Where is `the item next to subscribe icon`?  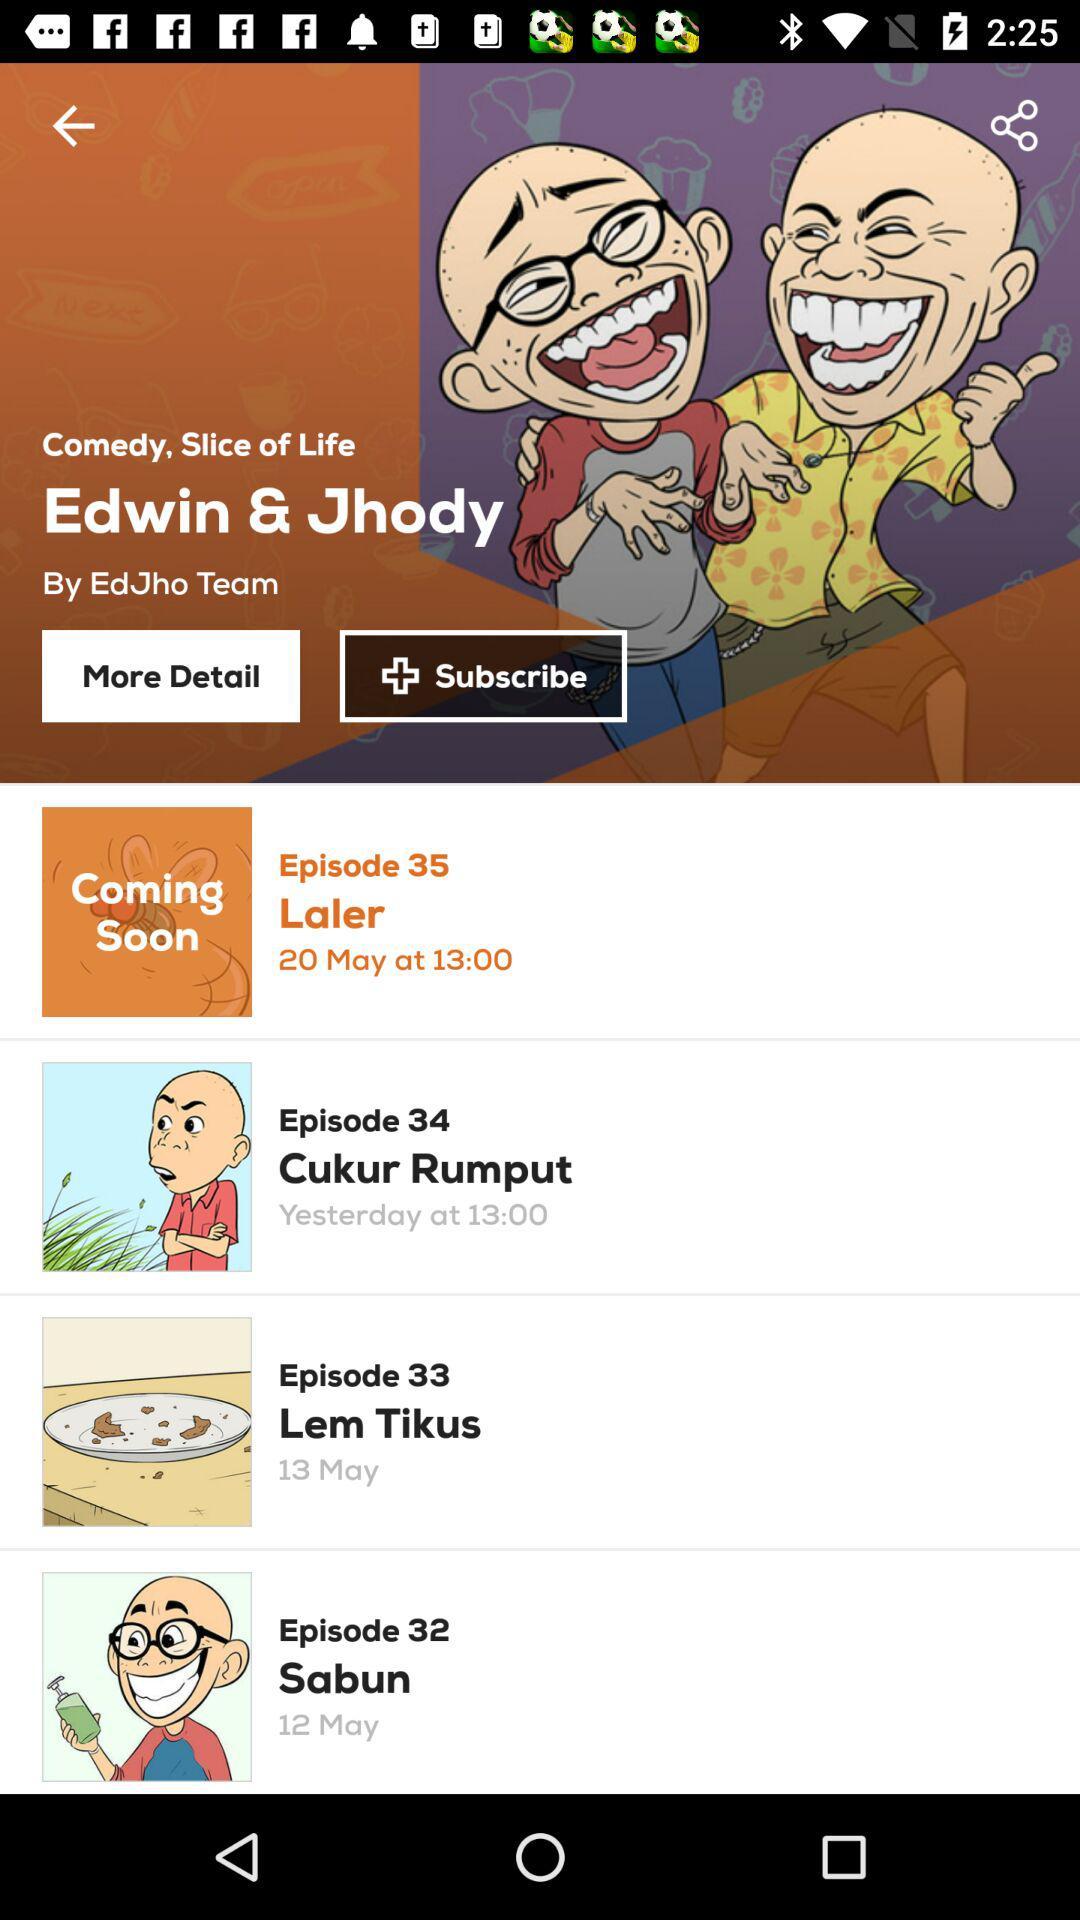
the item next to subscribe icon is located at coordinates (169, 676).